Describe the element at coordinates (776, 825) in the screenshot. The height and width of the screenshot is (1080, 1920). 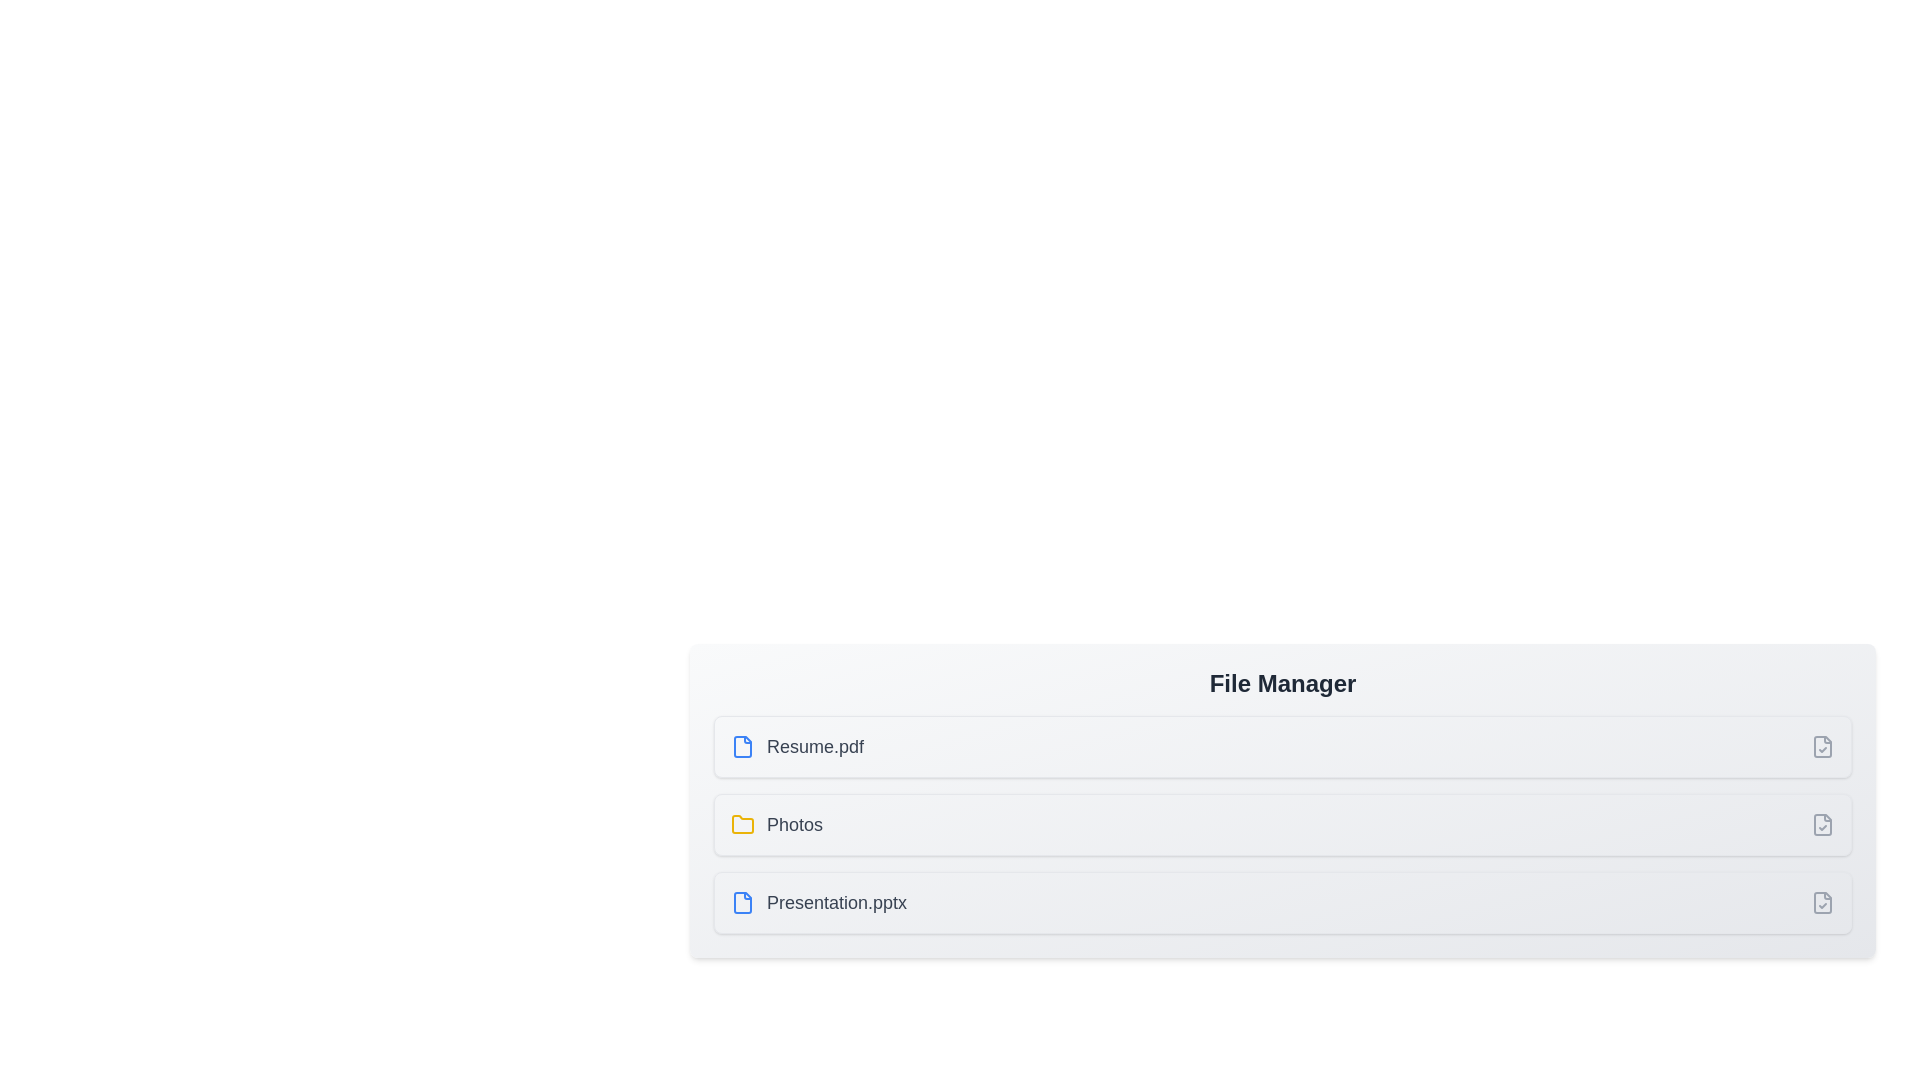
I see `the file or folder represented by Photos` at that location.